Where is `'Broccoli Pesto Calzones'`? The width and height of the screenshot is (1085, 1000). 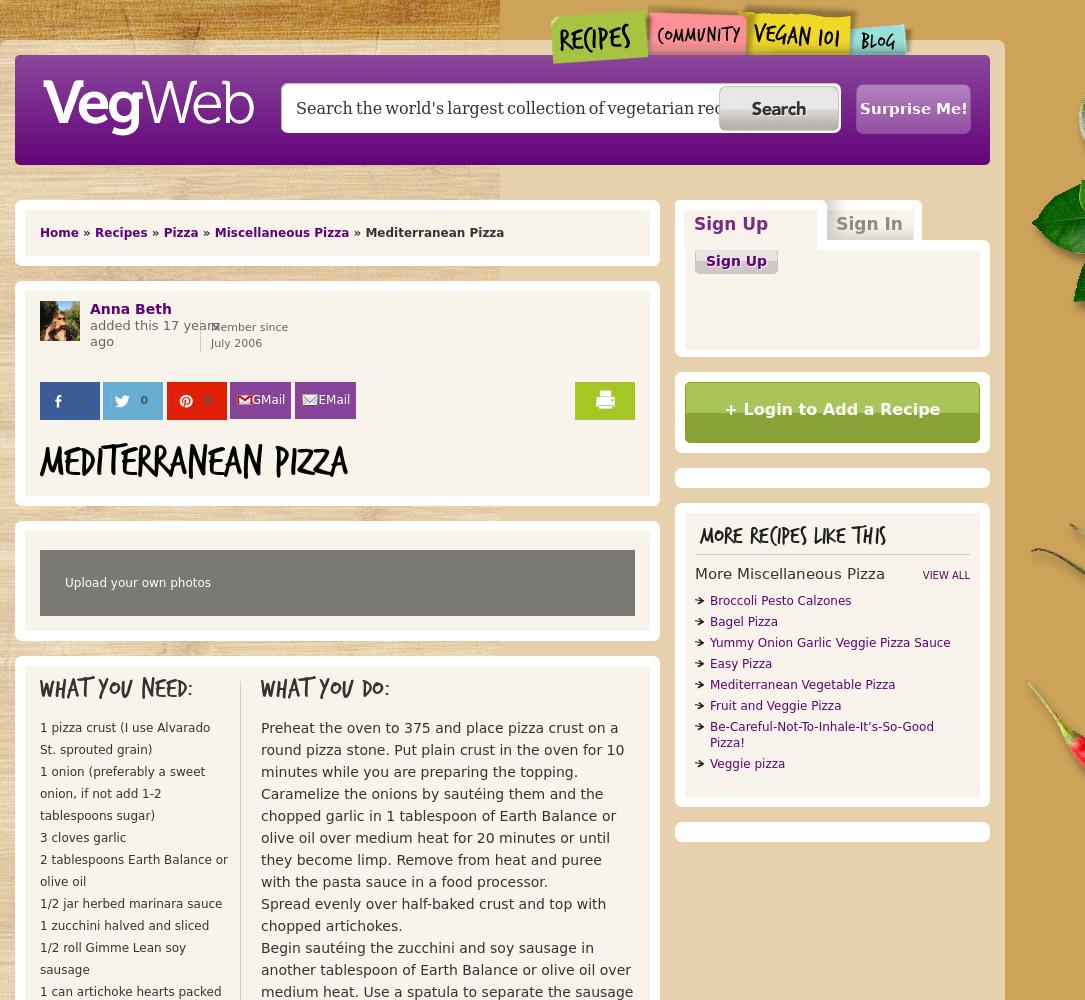
'Broccoli Pesto Calzones' is located at coordinates (780, 600).